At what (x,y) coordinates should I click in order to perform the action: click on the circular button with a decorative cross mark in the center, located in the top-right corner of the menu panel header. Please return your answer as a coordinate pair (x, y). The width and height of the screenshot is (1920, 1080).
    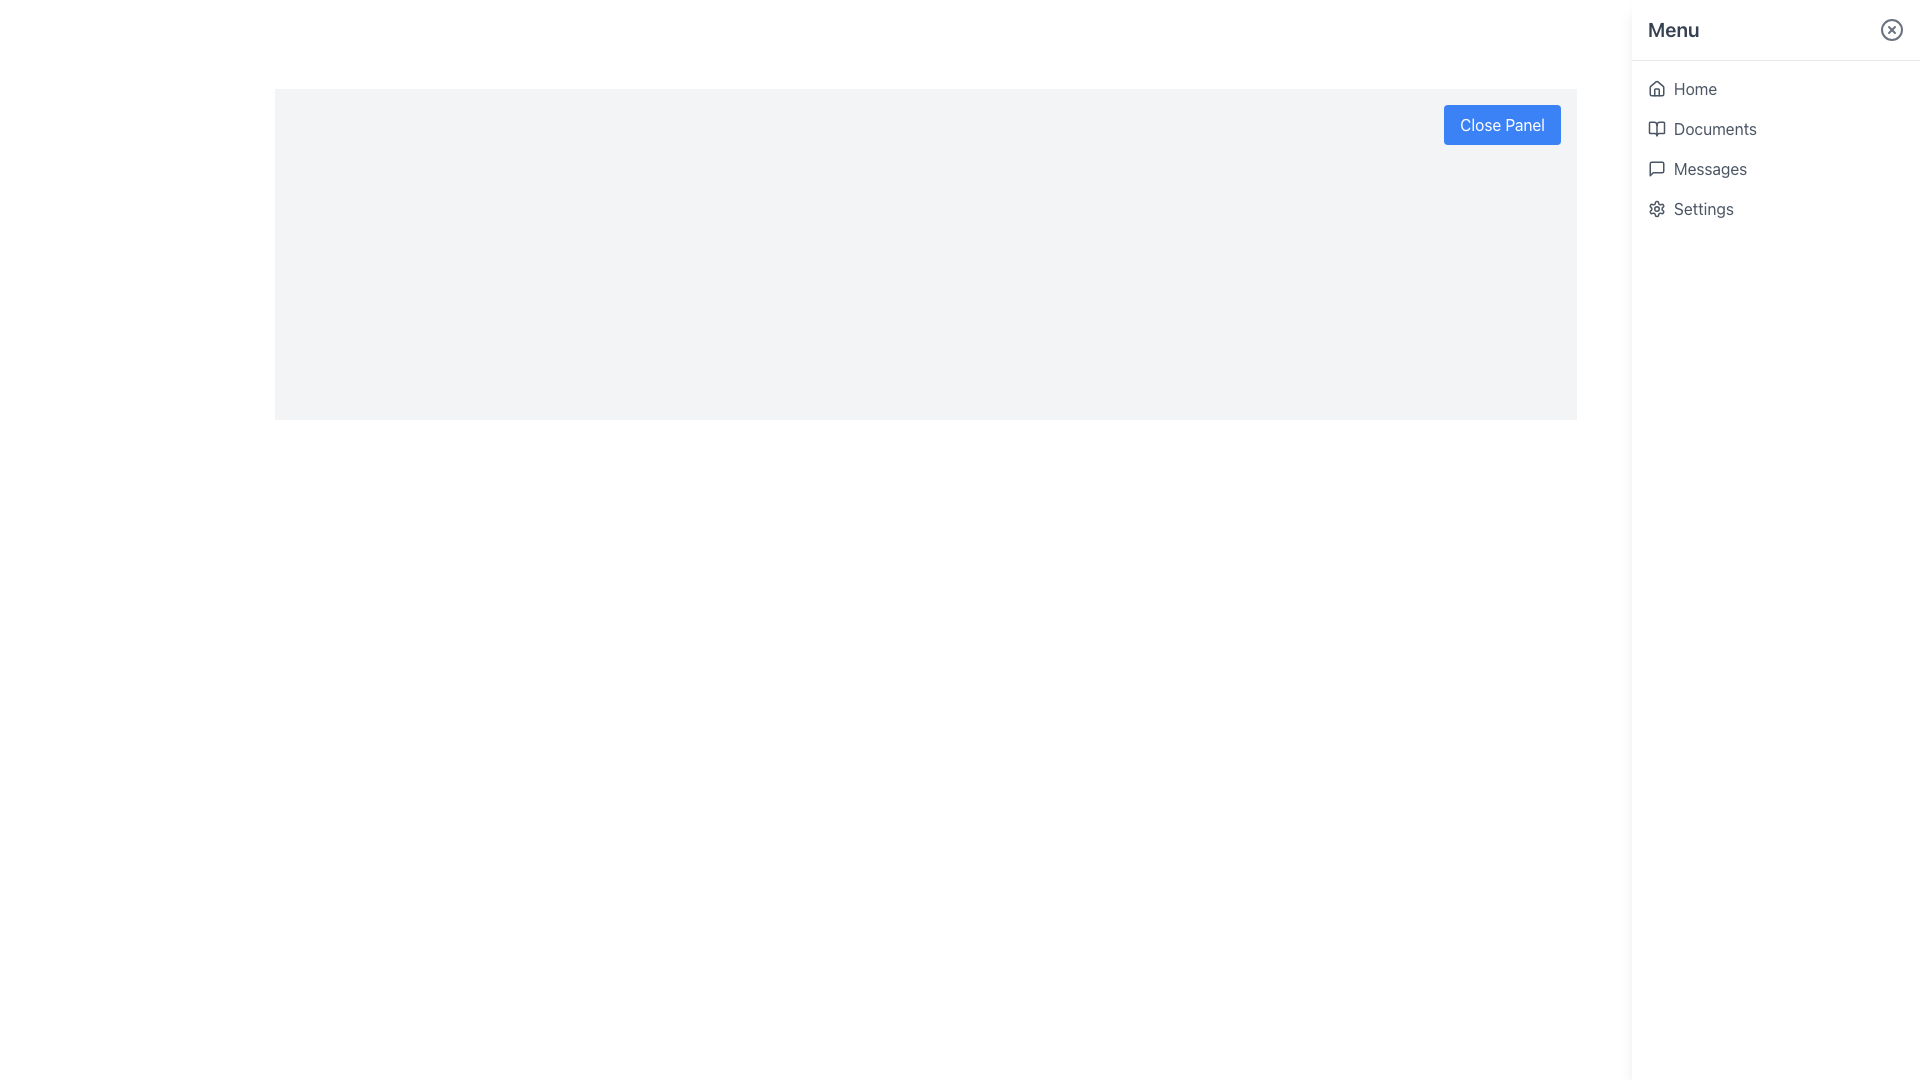
    Looking at the image, I should click on (1890, 30).